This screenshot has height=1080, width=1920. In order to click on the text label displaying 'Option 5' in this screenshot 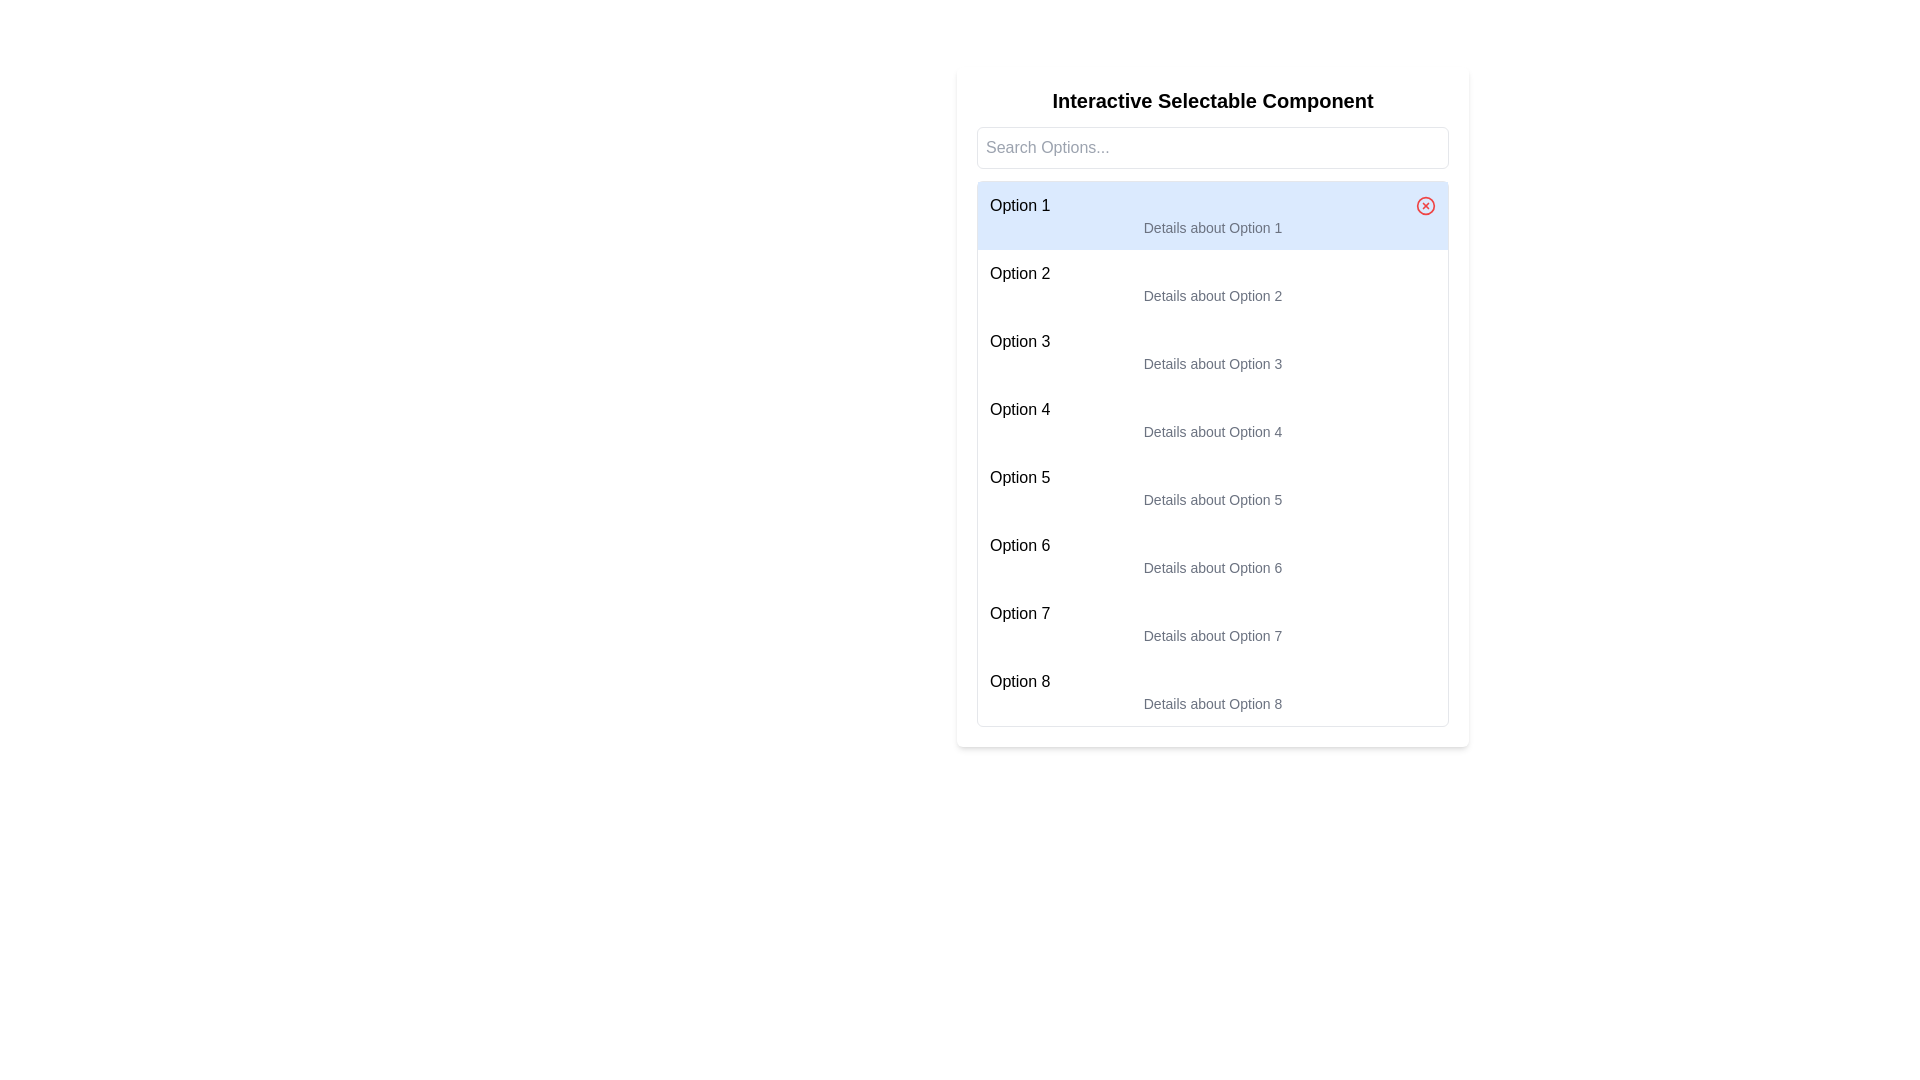, I will do `click(1019, 478)`.